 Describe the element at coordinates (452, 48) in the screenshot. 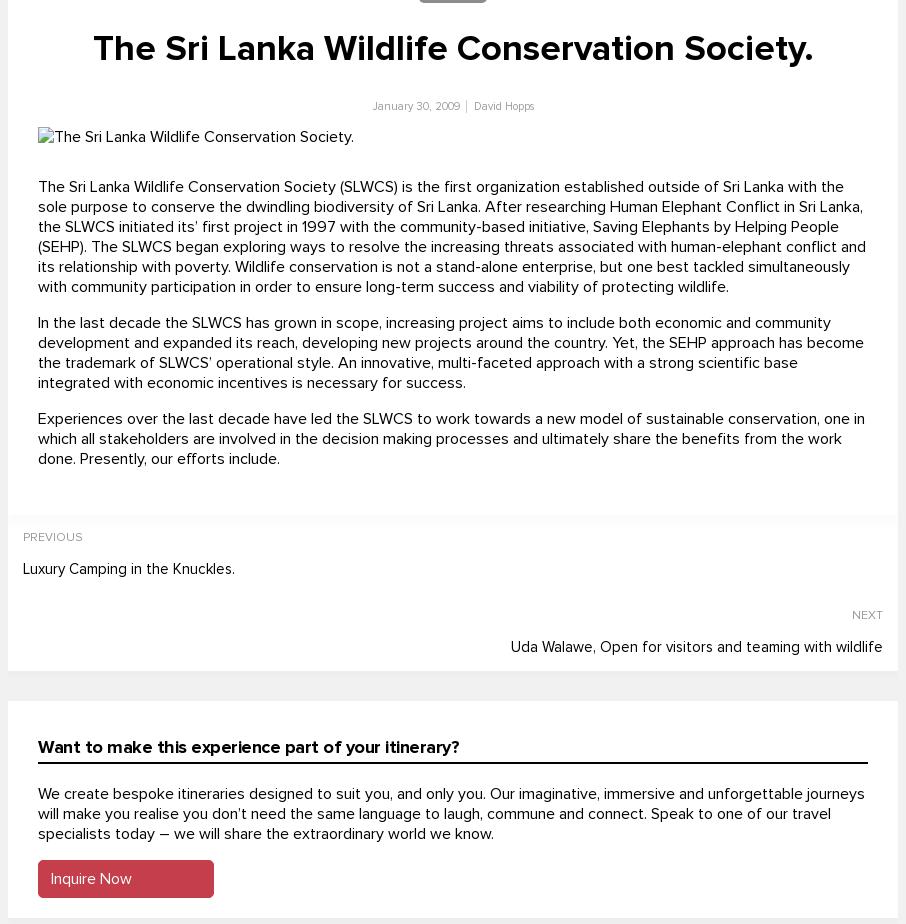

I see `'The Sri Lanka Wildlife Conservation Society.'` at that location.